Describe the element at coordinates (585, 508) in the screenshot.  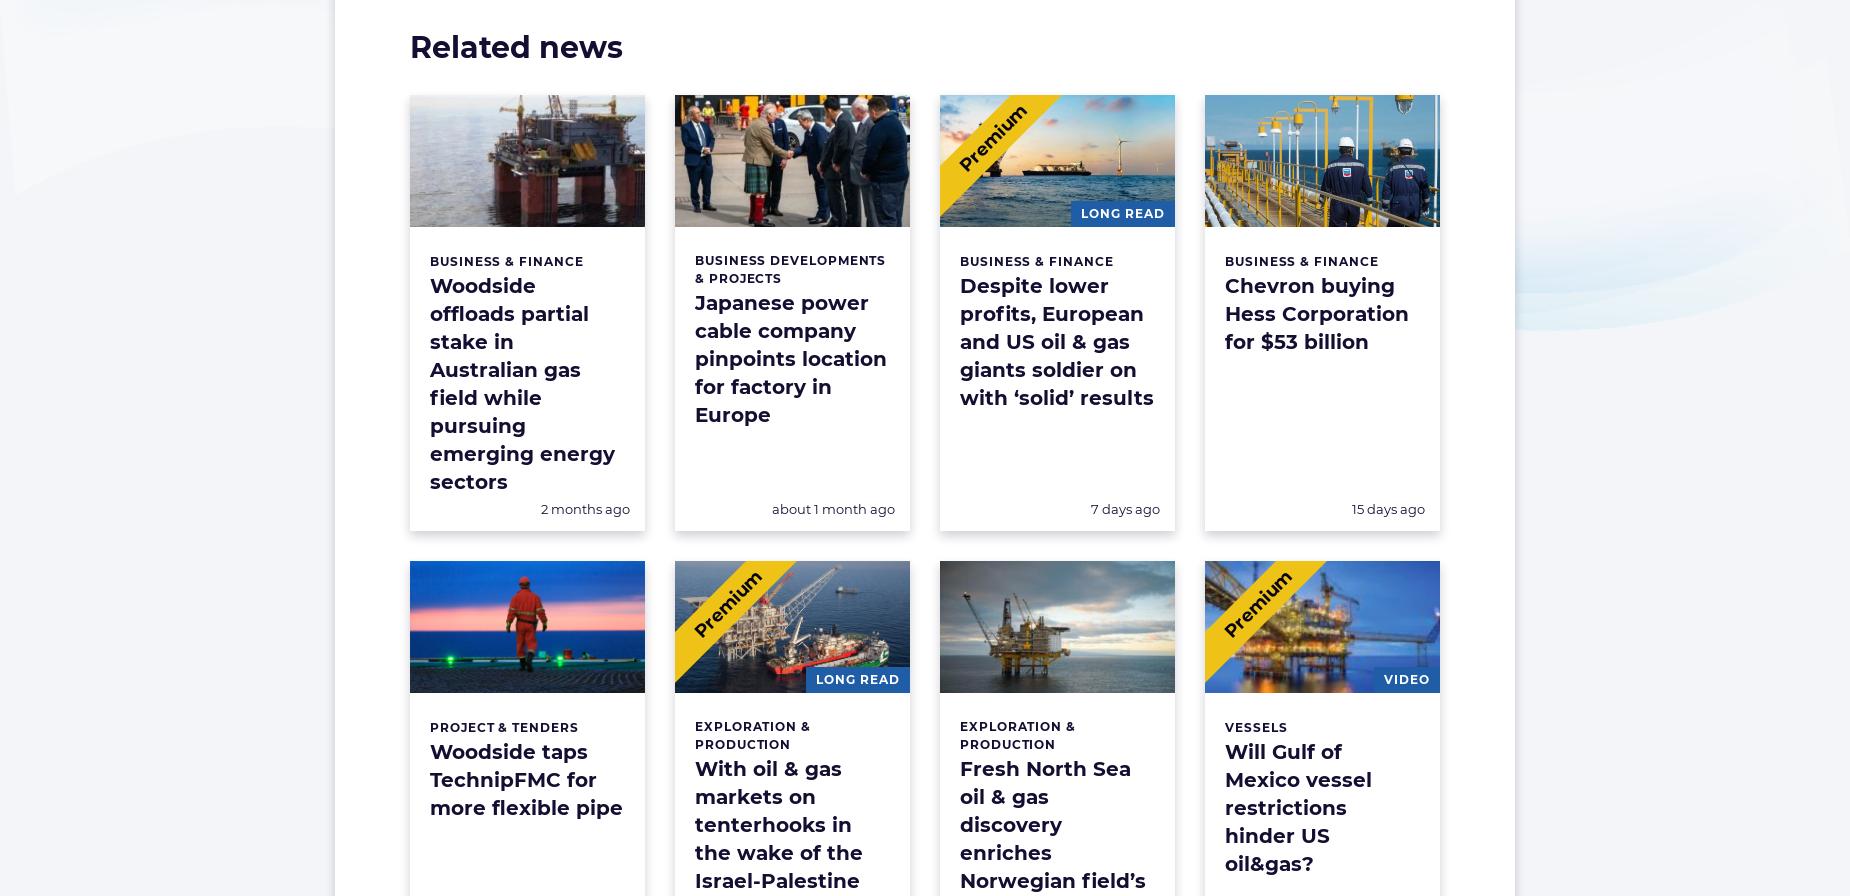
I see `'2 months ago'` at that location.